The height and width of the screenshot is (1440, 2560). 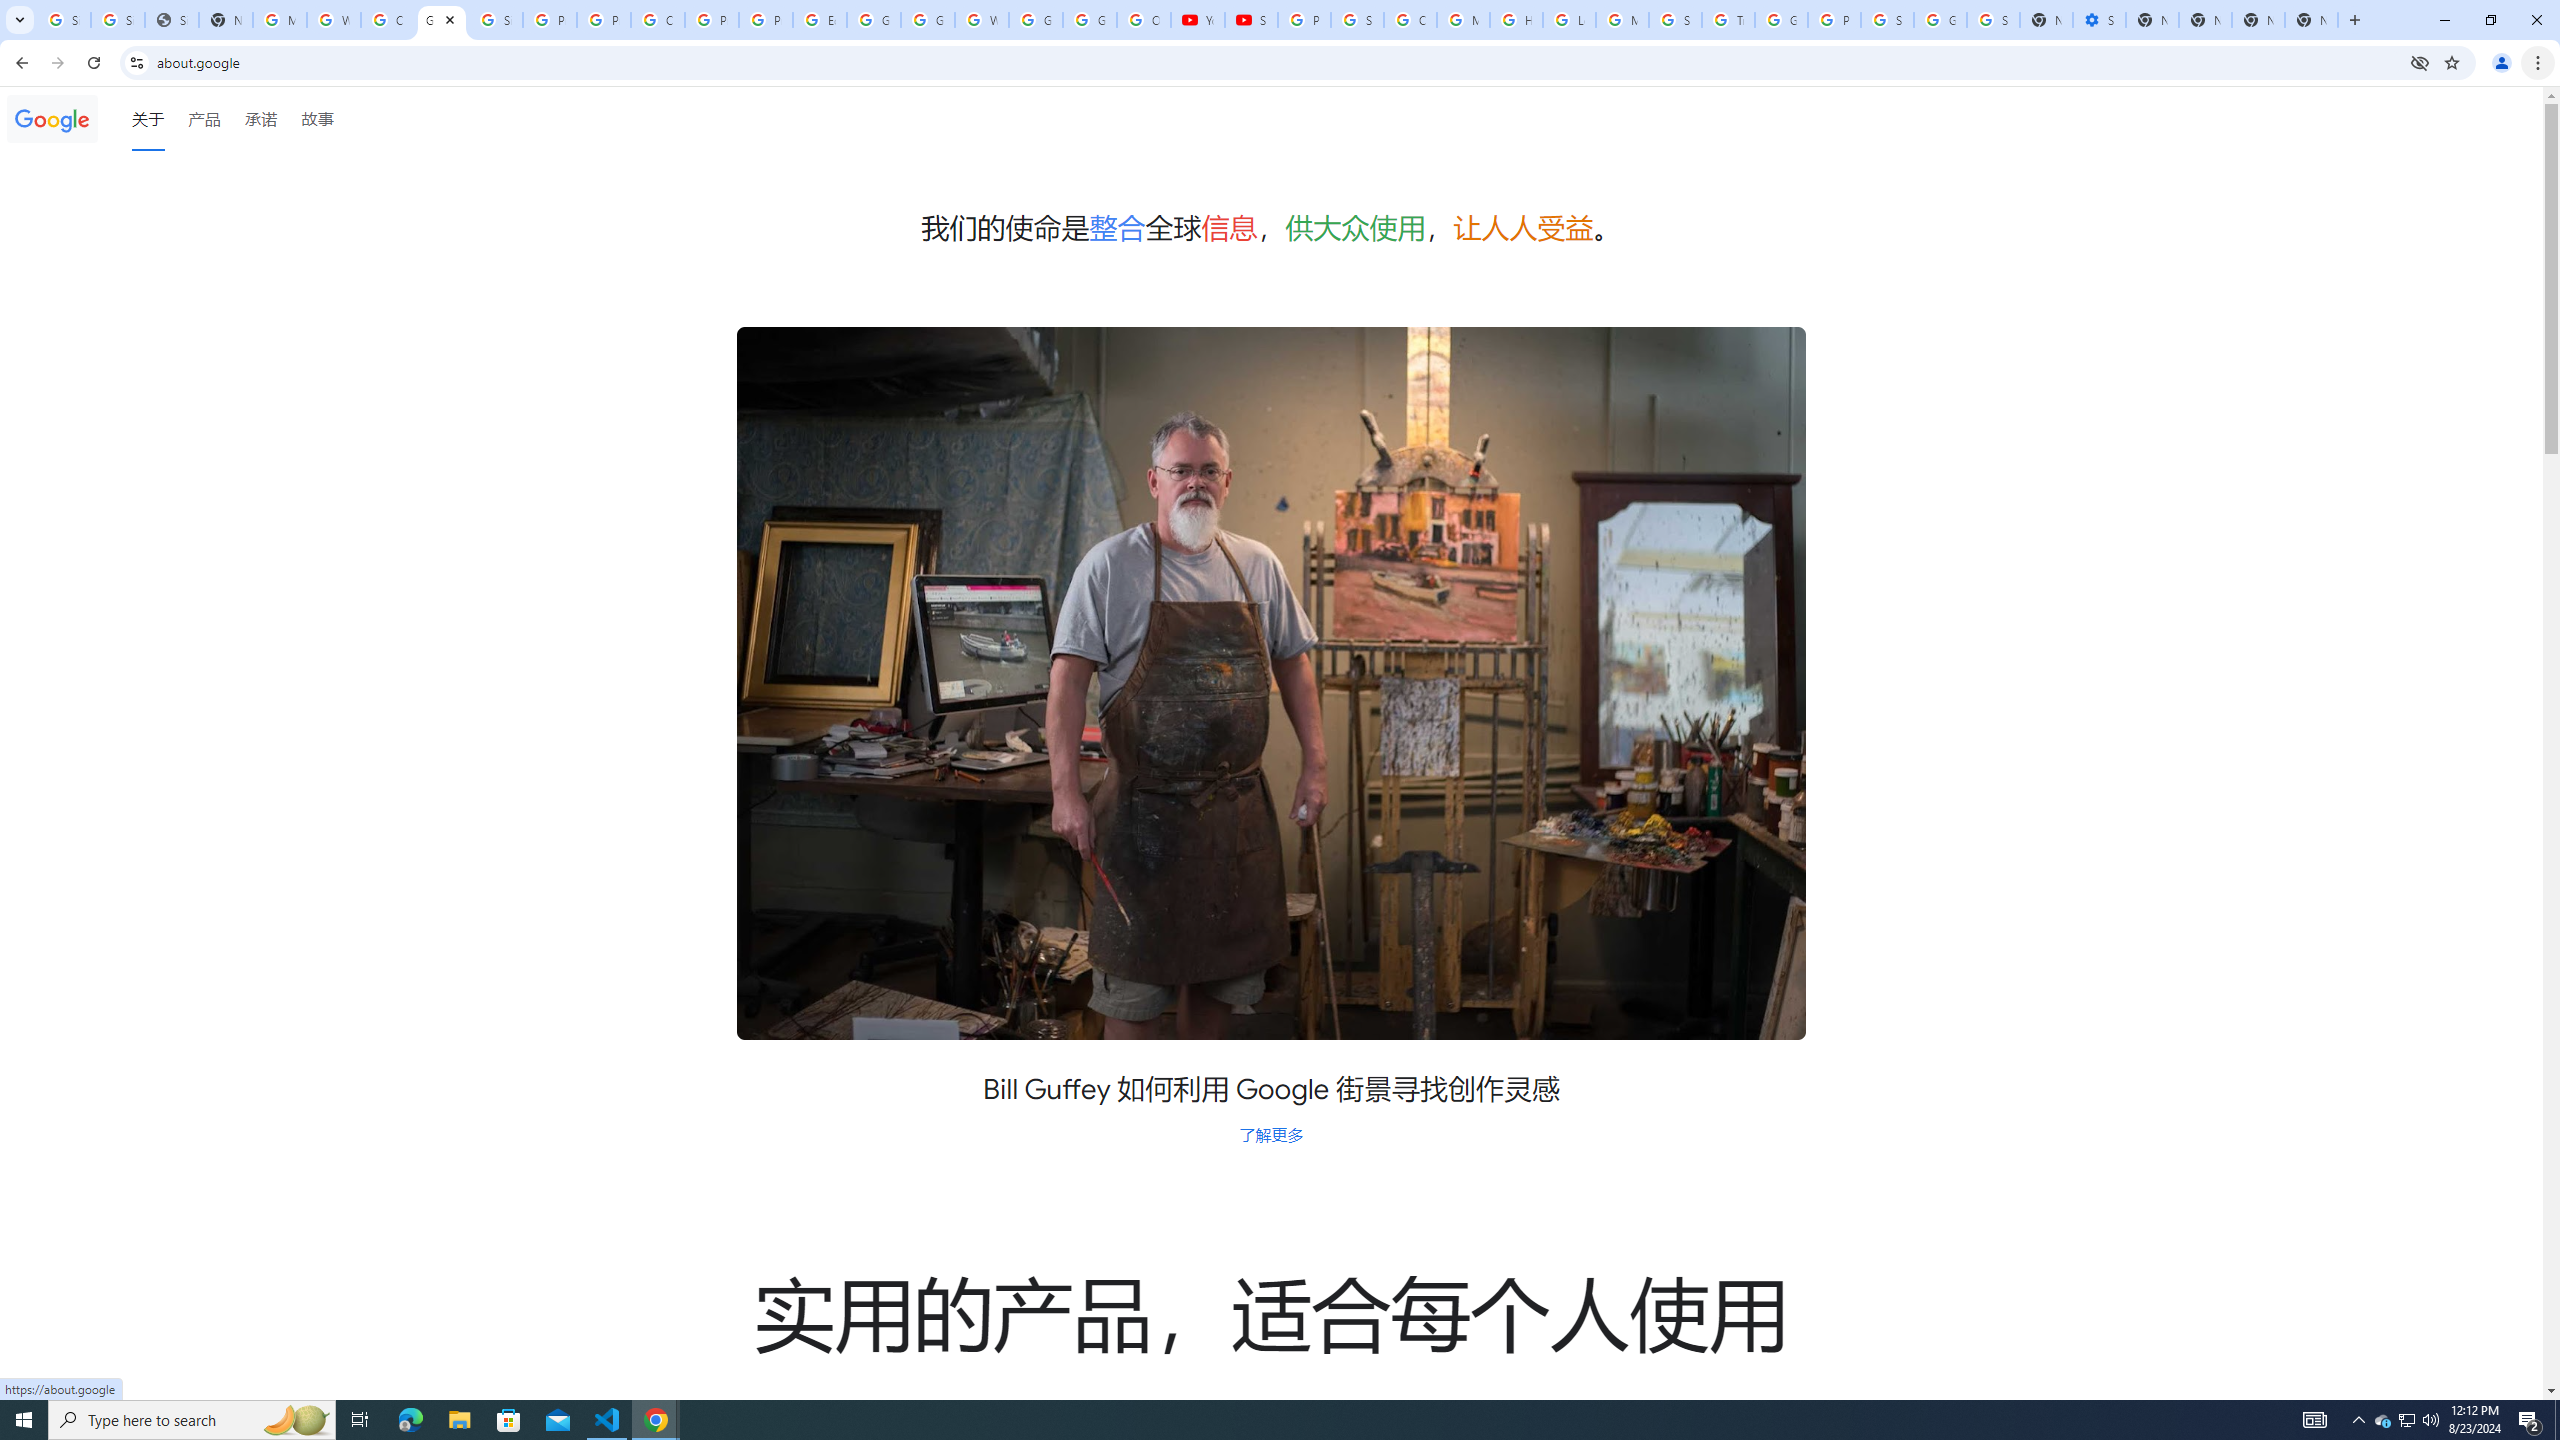 I want to click on 'Google', so click(x=52, y=118).